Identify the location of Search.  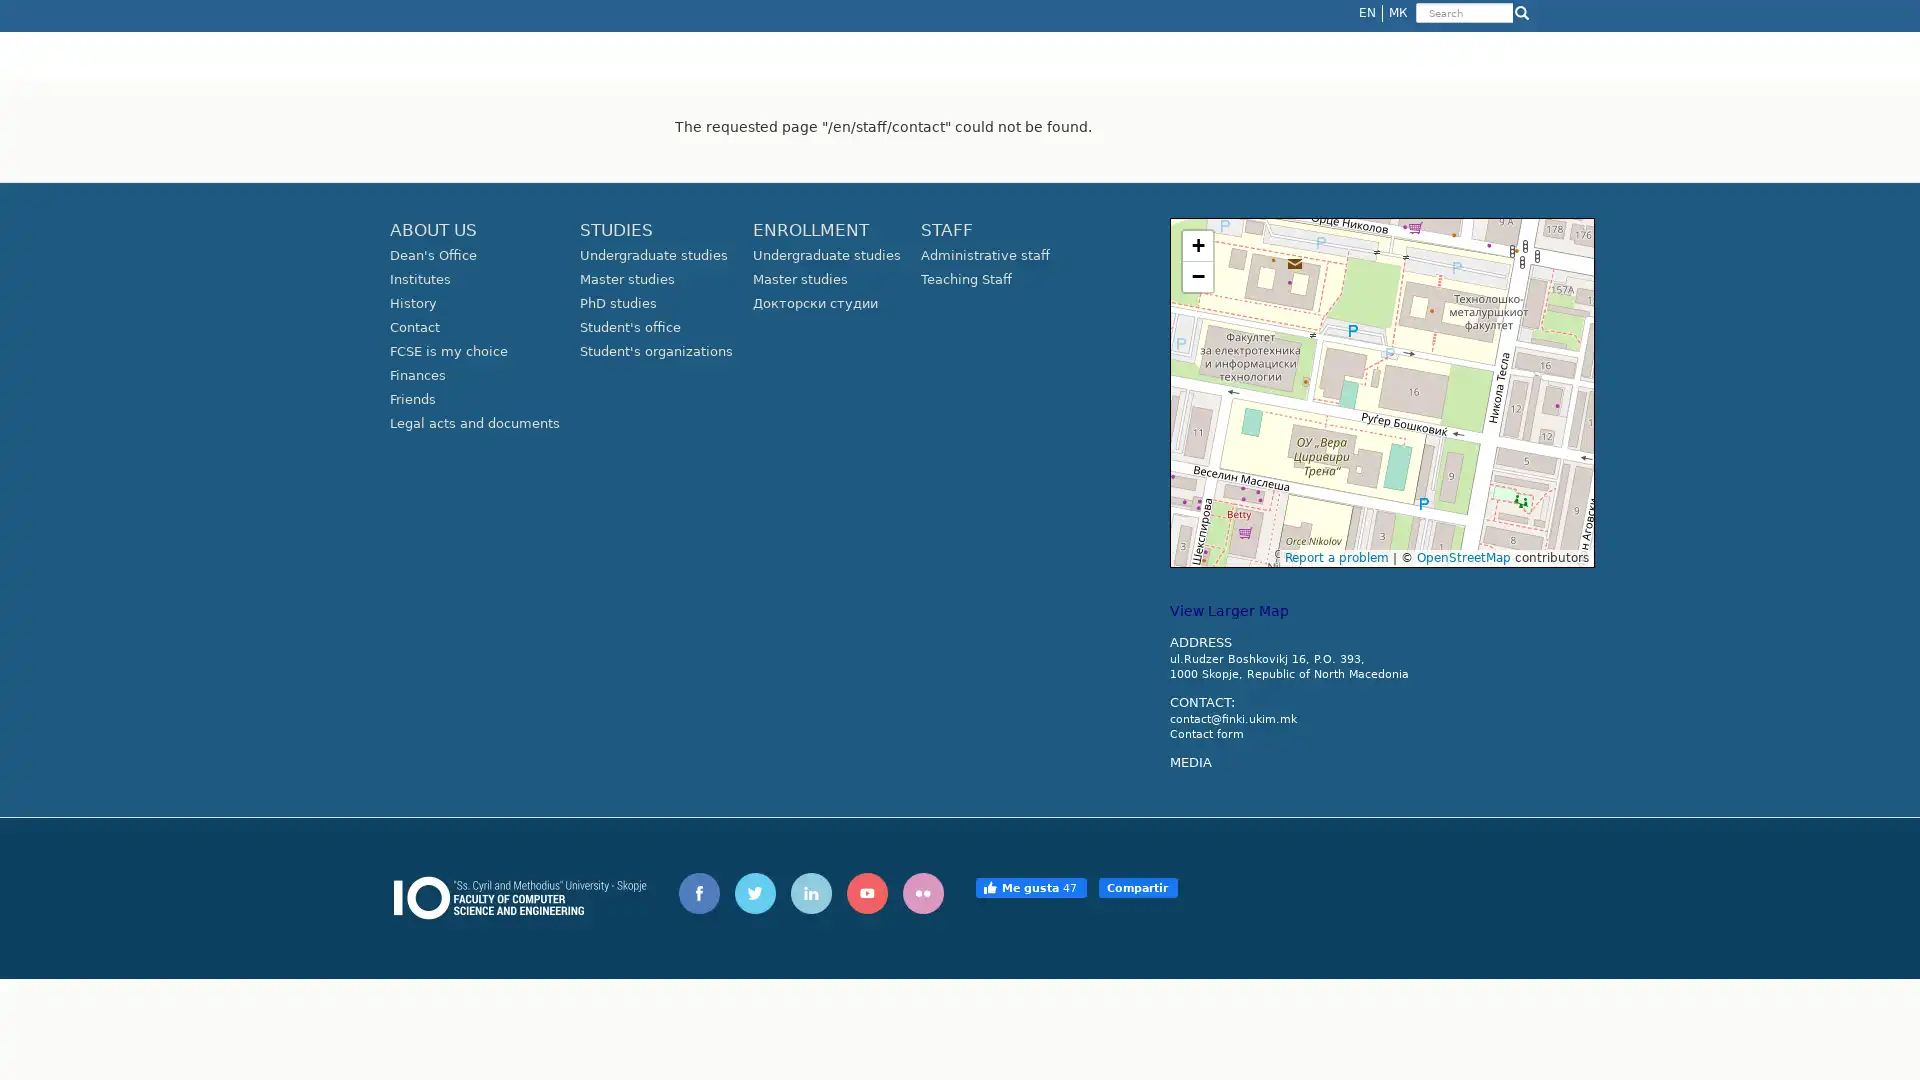
(1416, 26).